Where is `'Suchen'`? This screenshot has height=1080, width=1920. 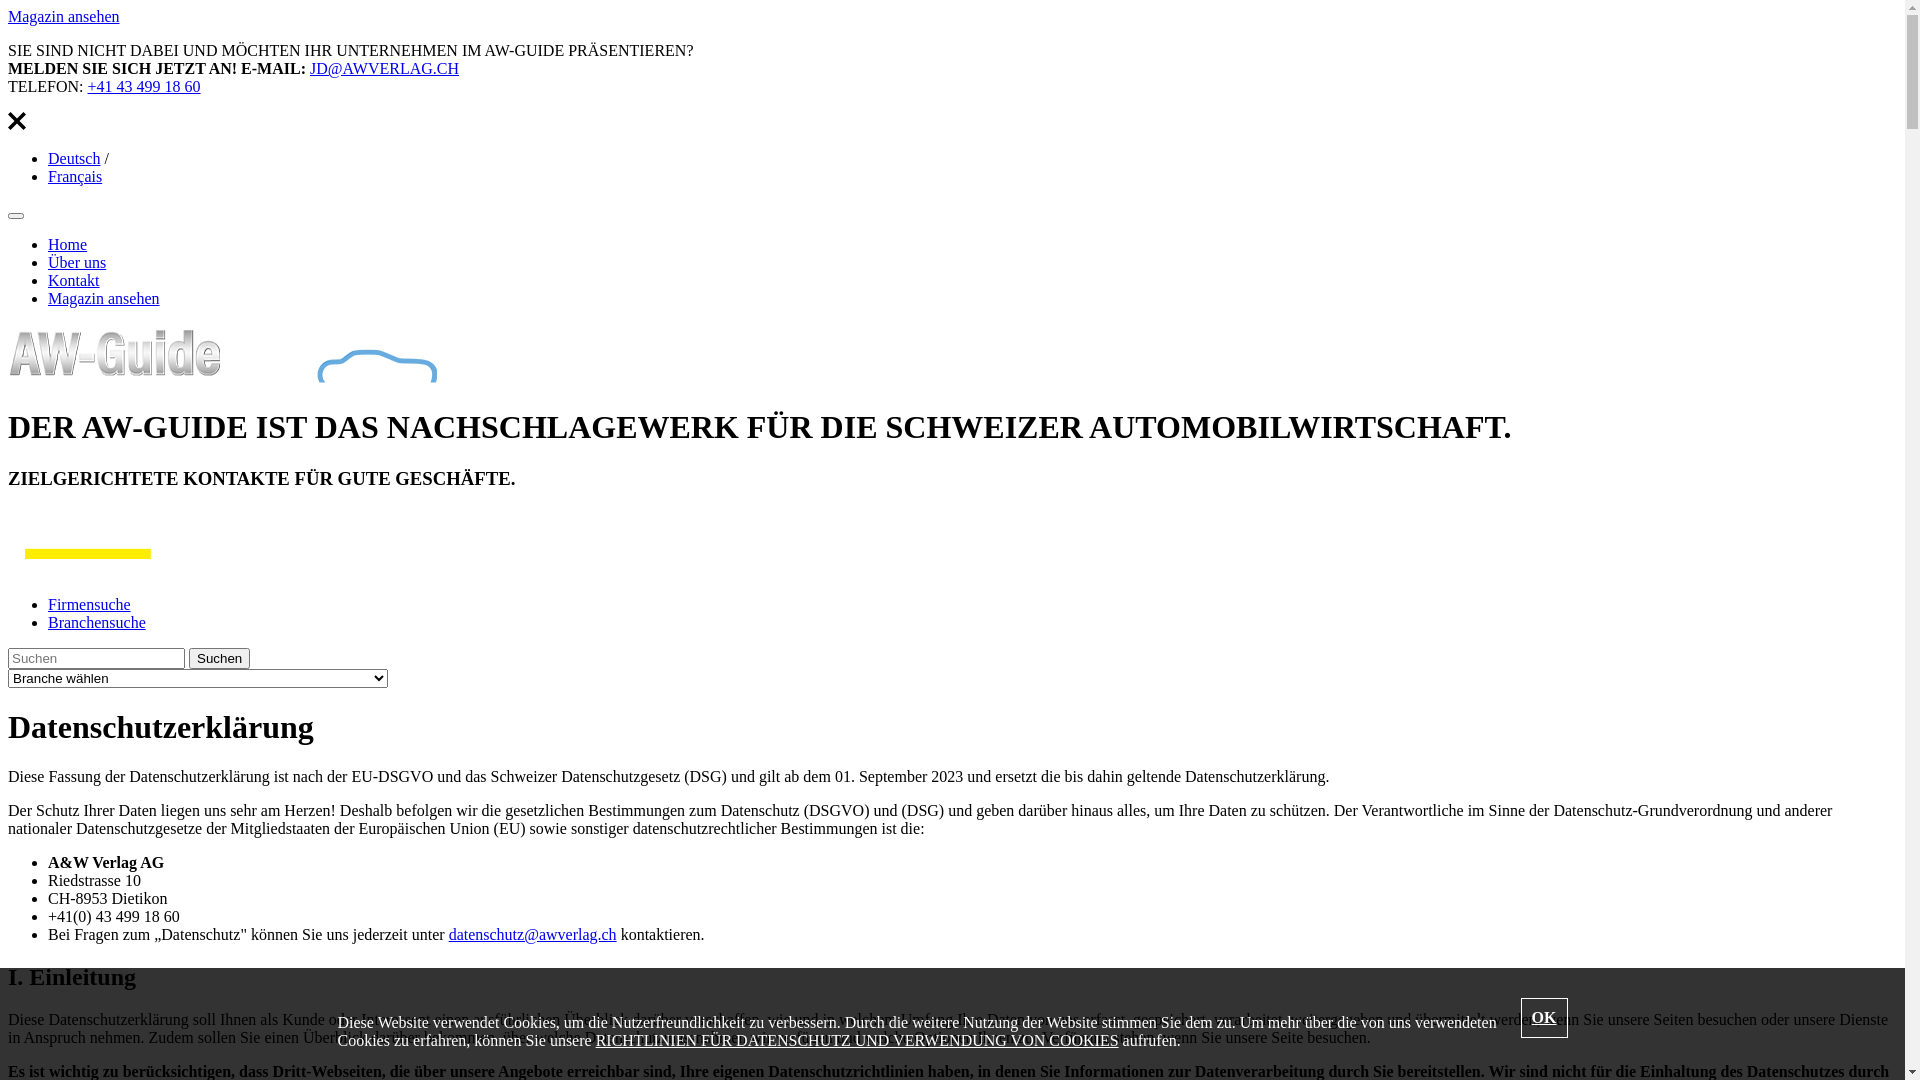
'Suchen' is located at coordinates (219, 658).